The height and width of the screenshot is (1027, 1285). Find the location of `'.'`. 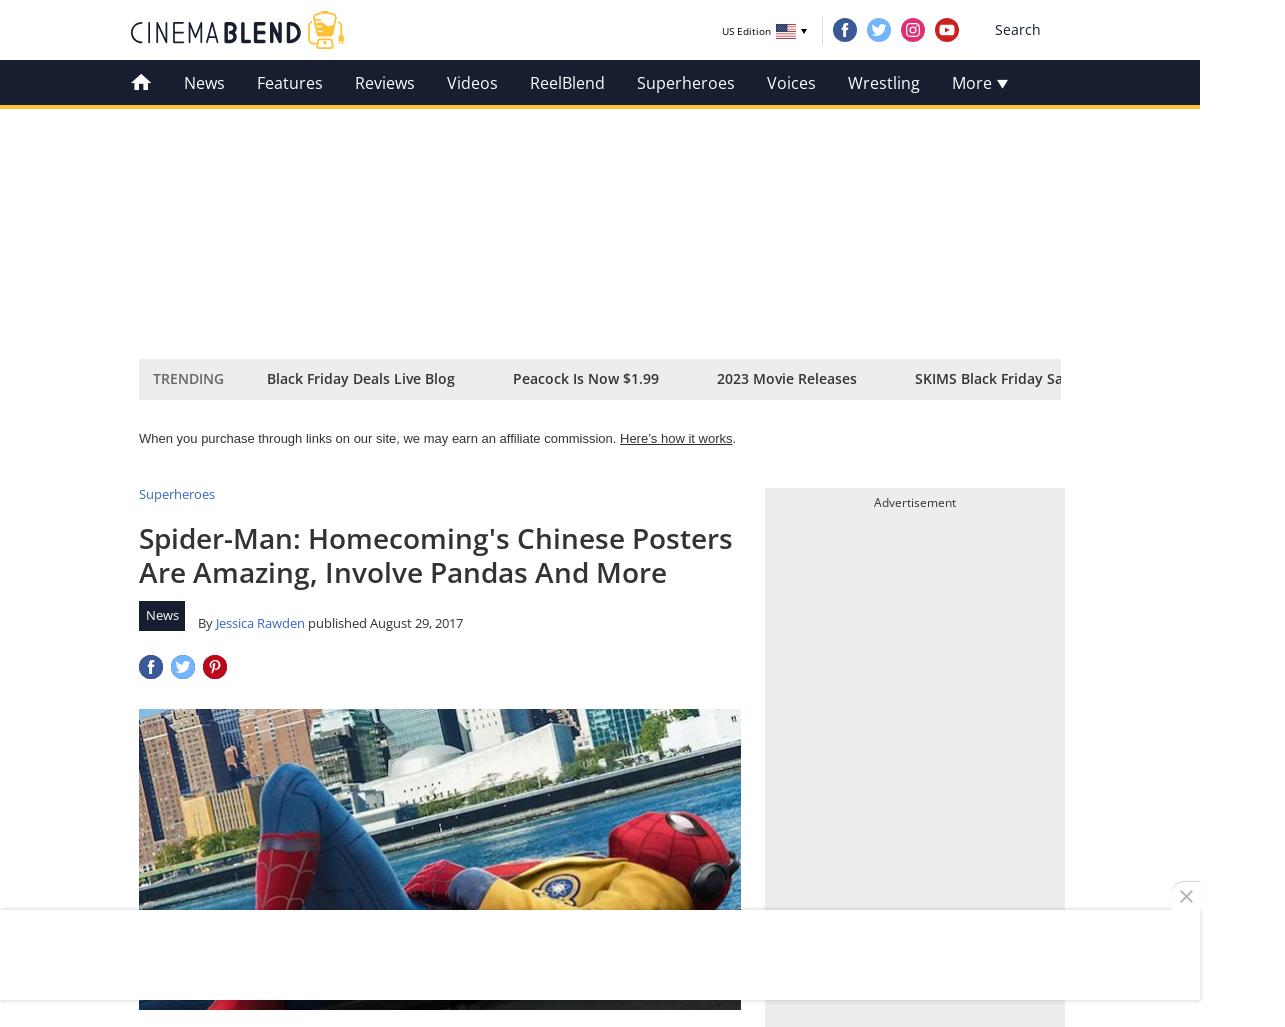

'.' is located at coordinates (732, 437).